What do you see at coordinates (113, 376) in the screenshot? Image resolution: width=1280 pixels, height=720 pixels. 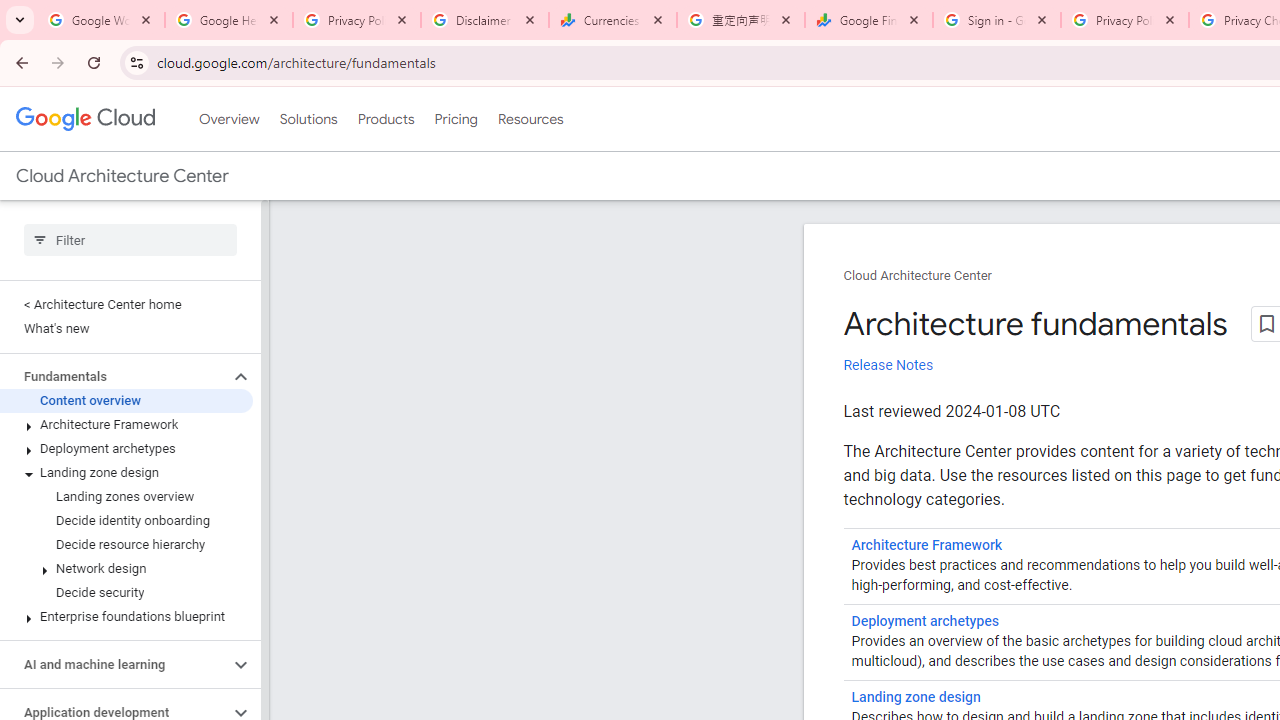 I see `'Fundamentals'` at bounding box center [113, 376].